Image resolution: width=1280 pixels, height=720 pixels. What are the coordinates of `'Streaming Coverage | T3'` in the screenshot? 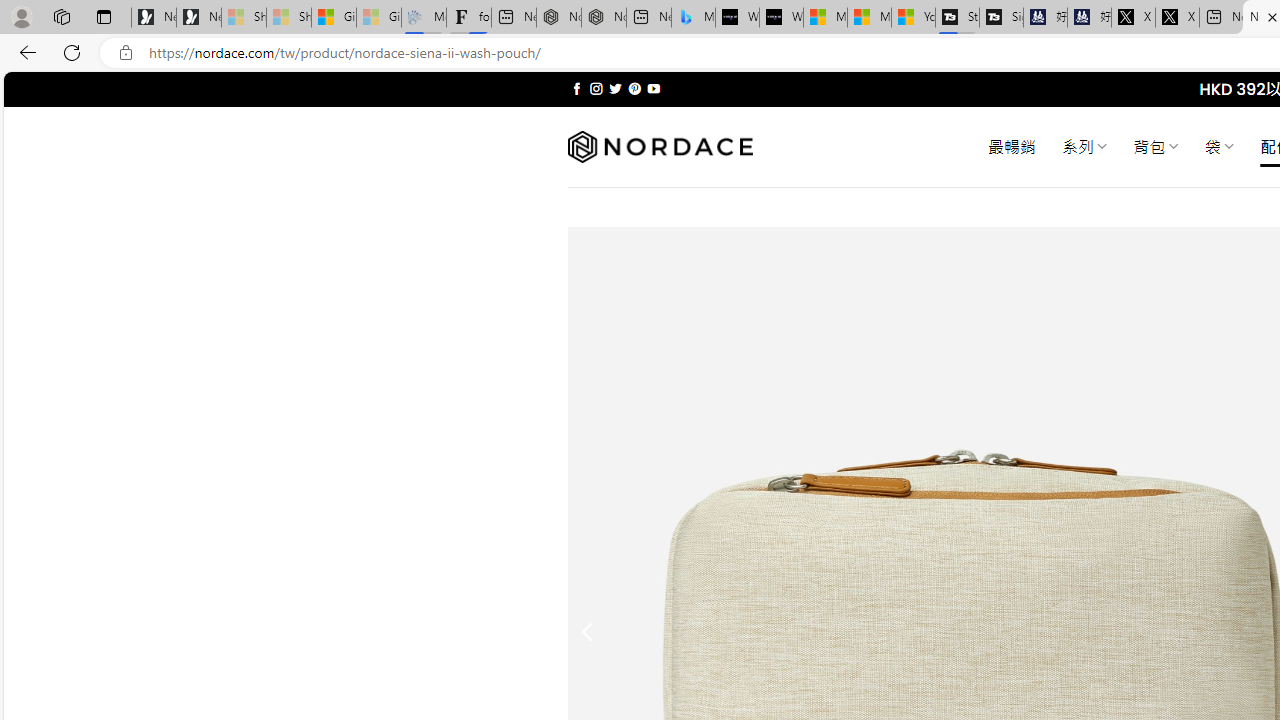 It's located at (956, 17).